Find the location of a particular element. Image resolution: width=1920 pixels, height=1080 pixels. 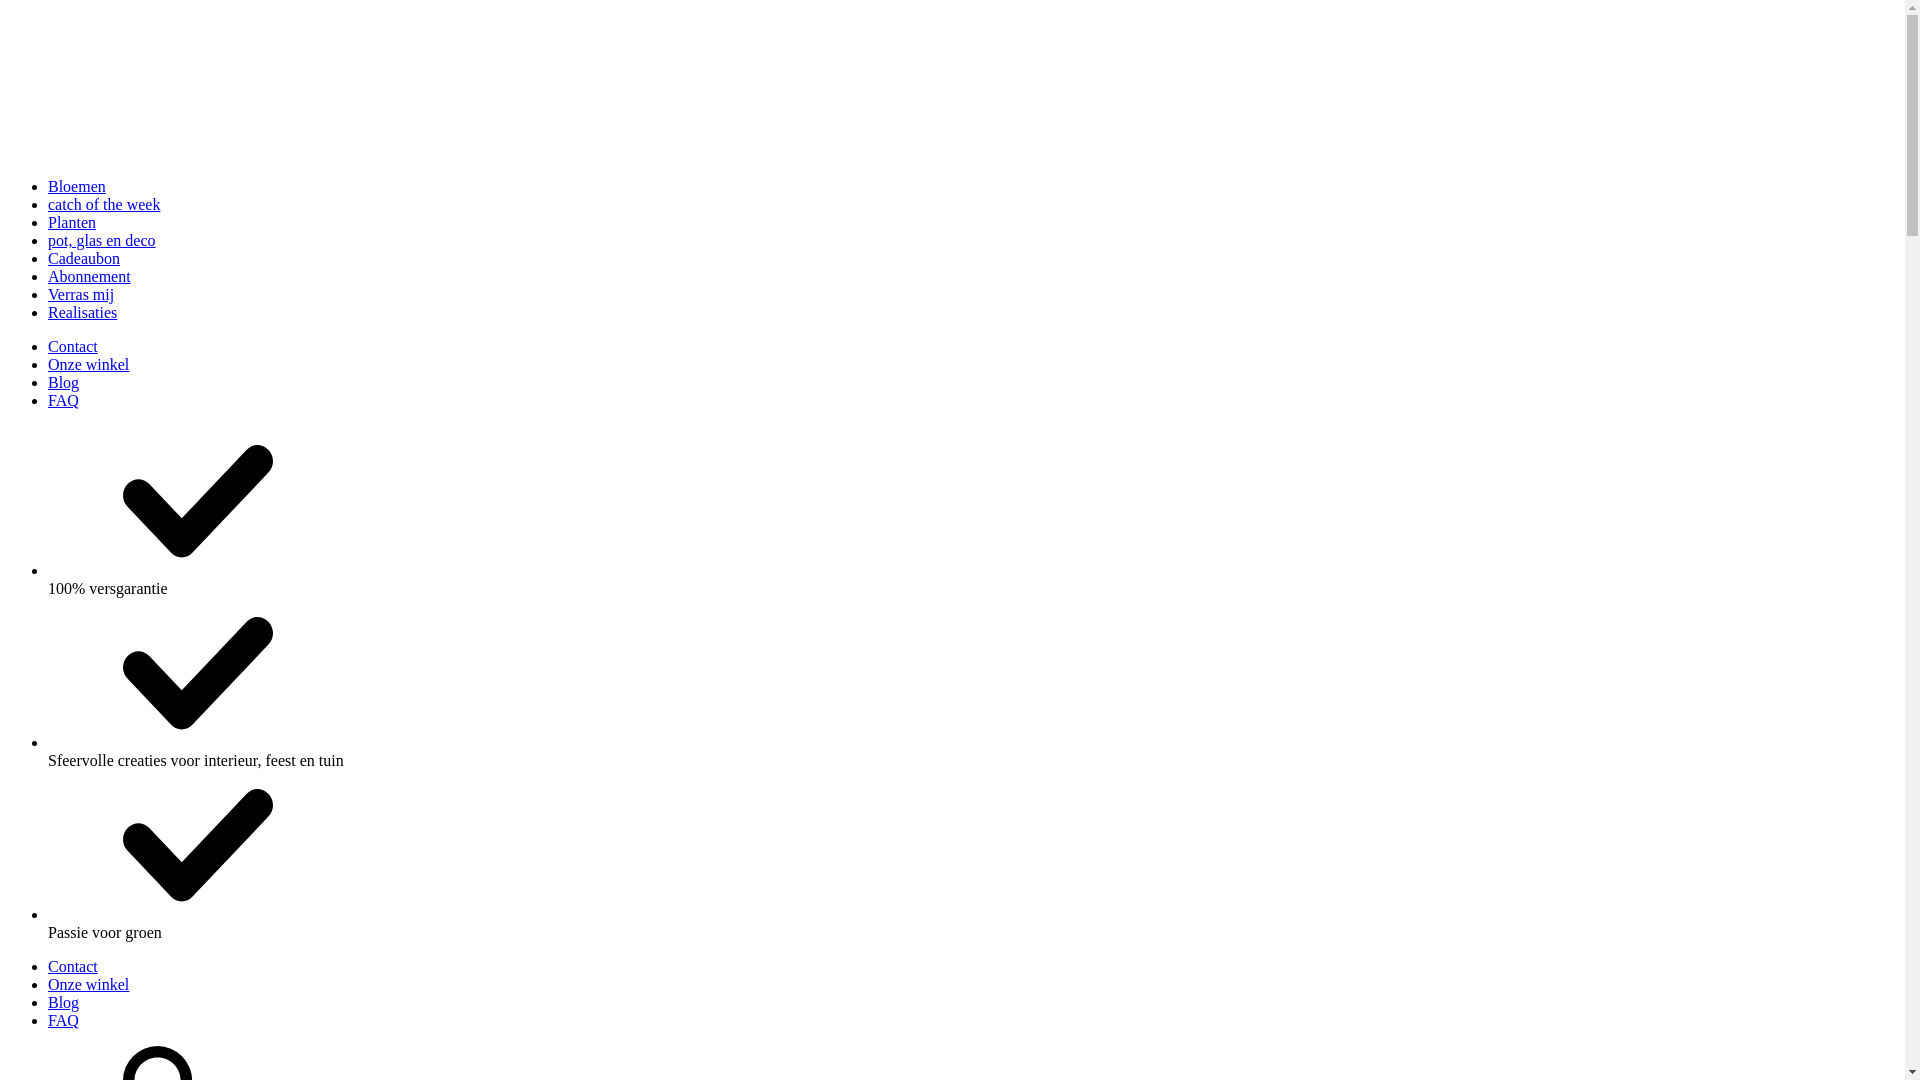

'pot, glas en deco' is located at coordinates (100, 239).